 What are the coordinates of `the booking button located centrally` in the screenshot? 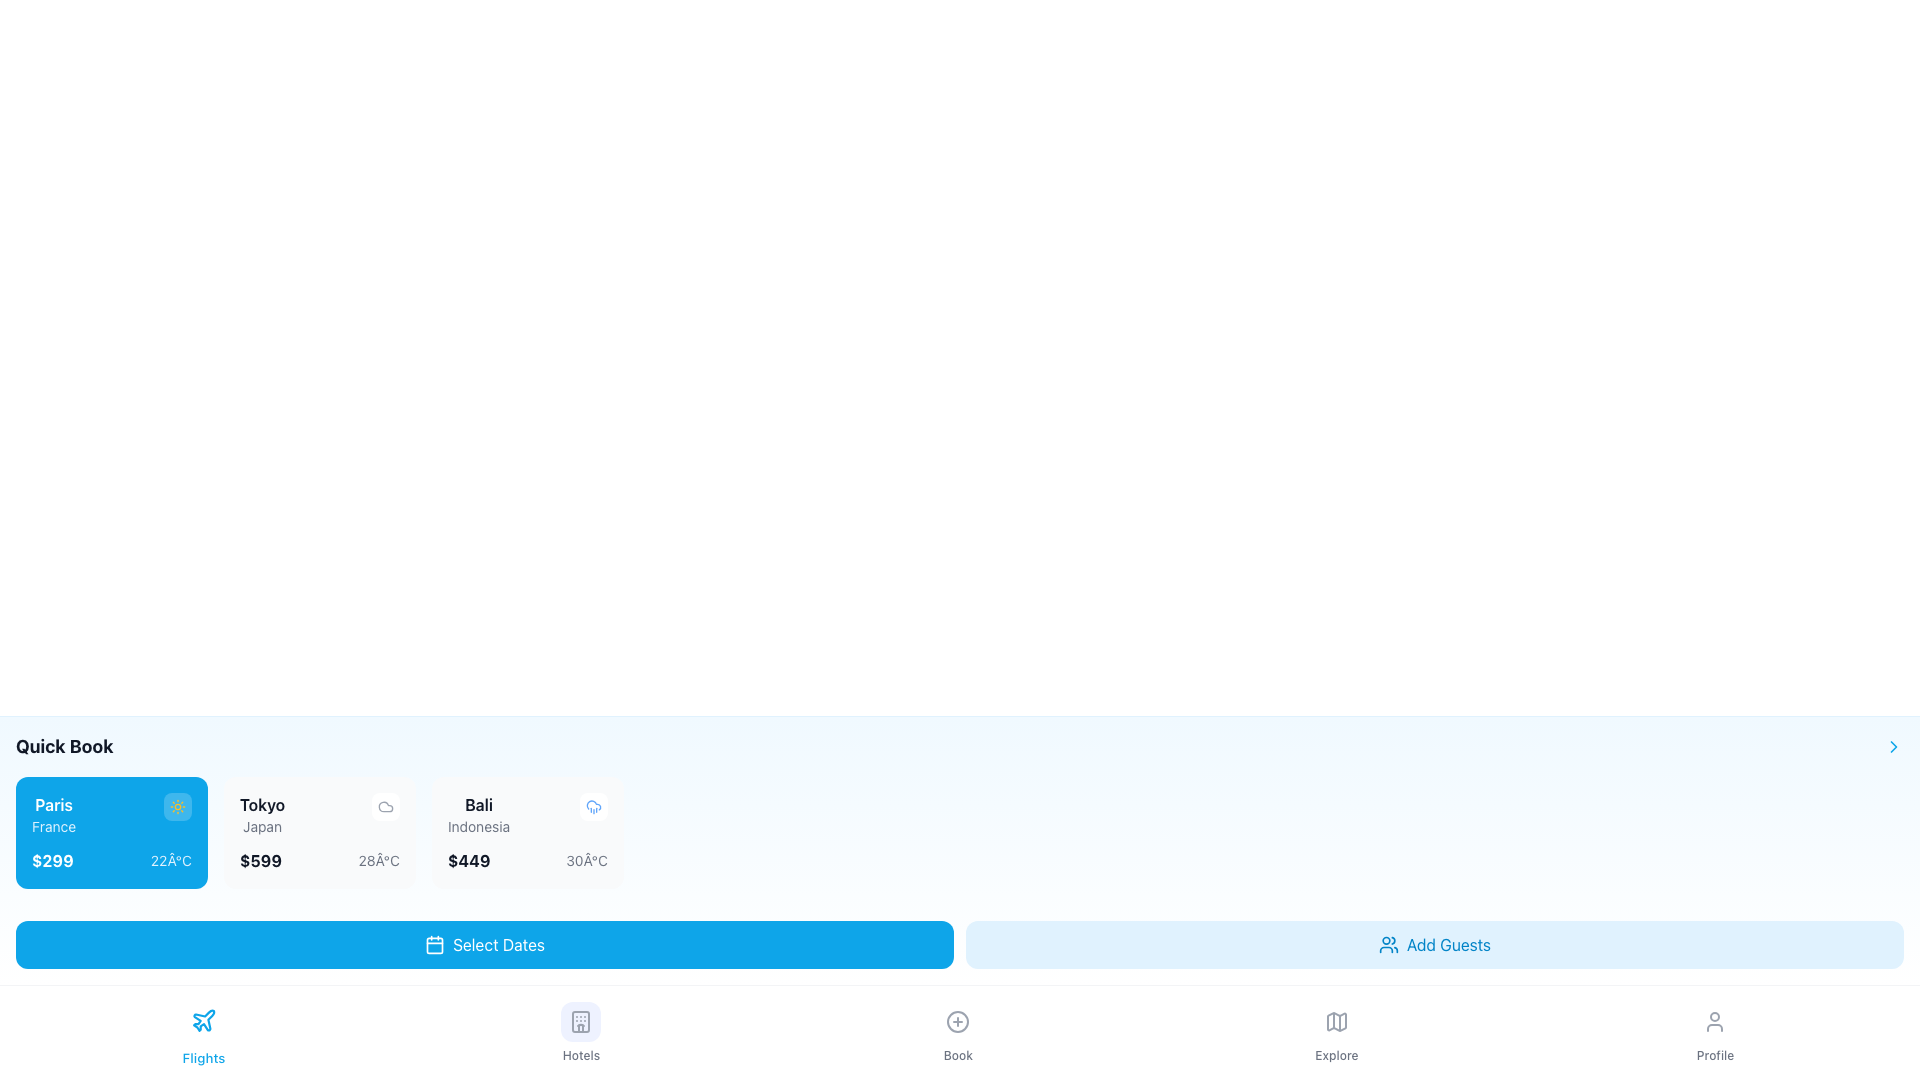 It's located at (957, 1033).